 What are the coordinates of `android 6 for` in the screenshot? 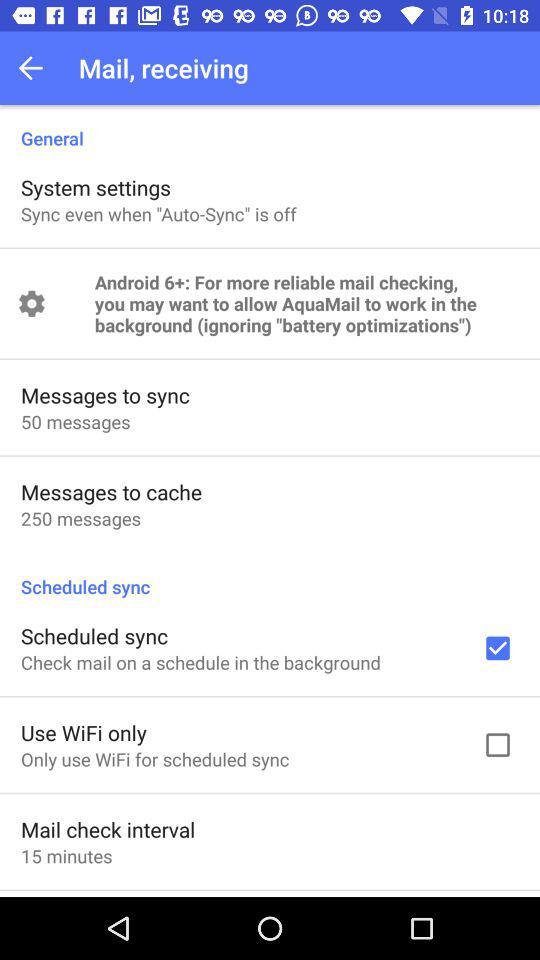 It's located at (306, 303).